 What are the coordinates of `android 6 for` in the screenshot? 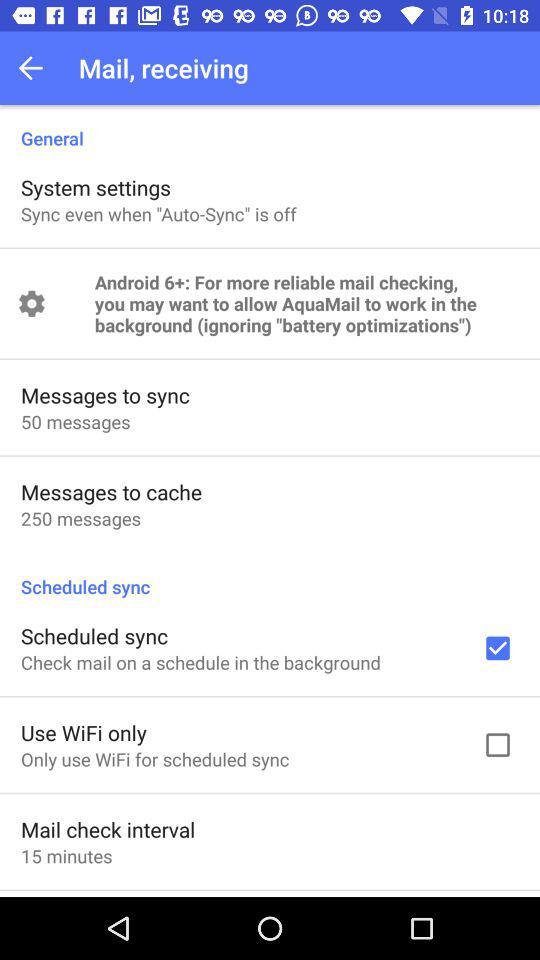 It's located at (306, 303).